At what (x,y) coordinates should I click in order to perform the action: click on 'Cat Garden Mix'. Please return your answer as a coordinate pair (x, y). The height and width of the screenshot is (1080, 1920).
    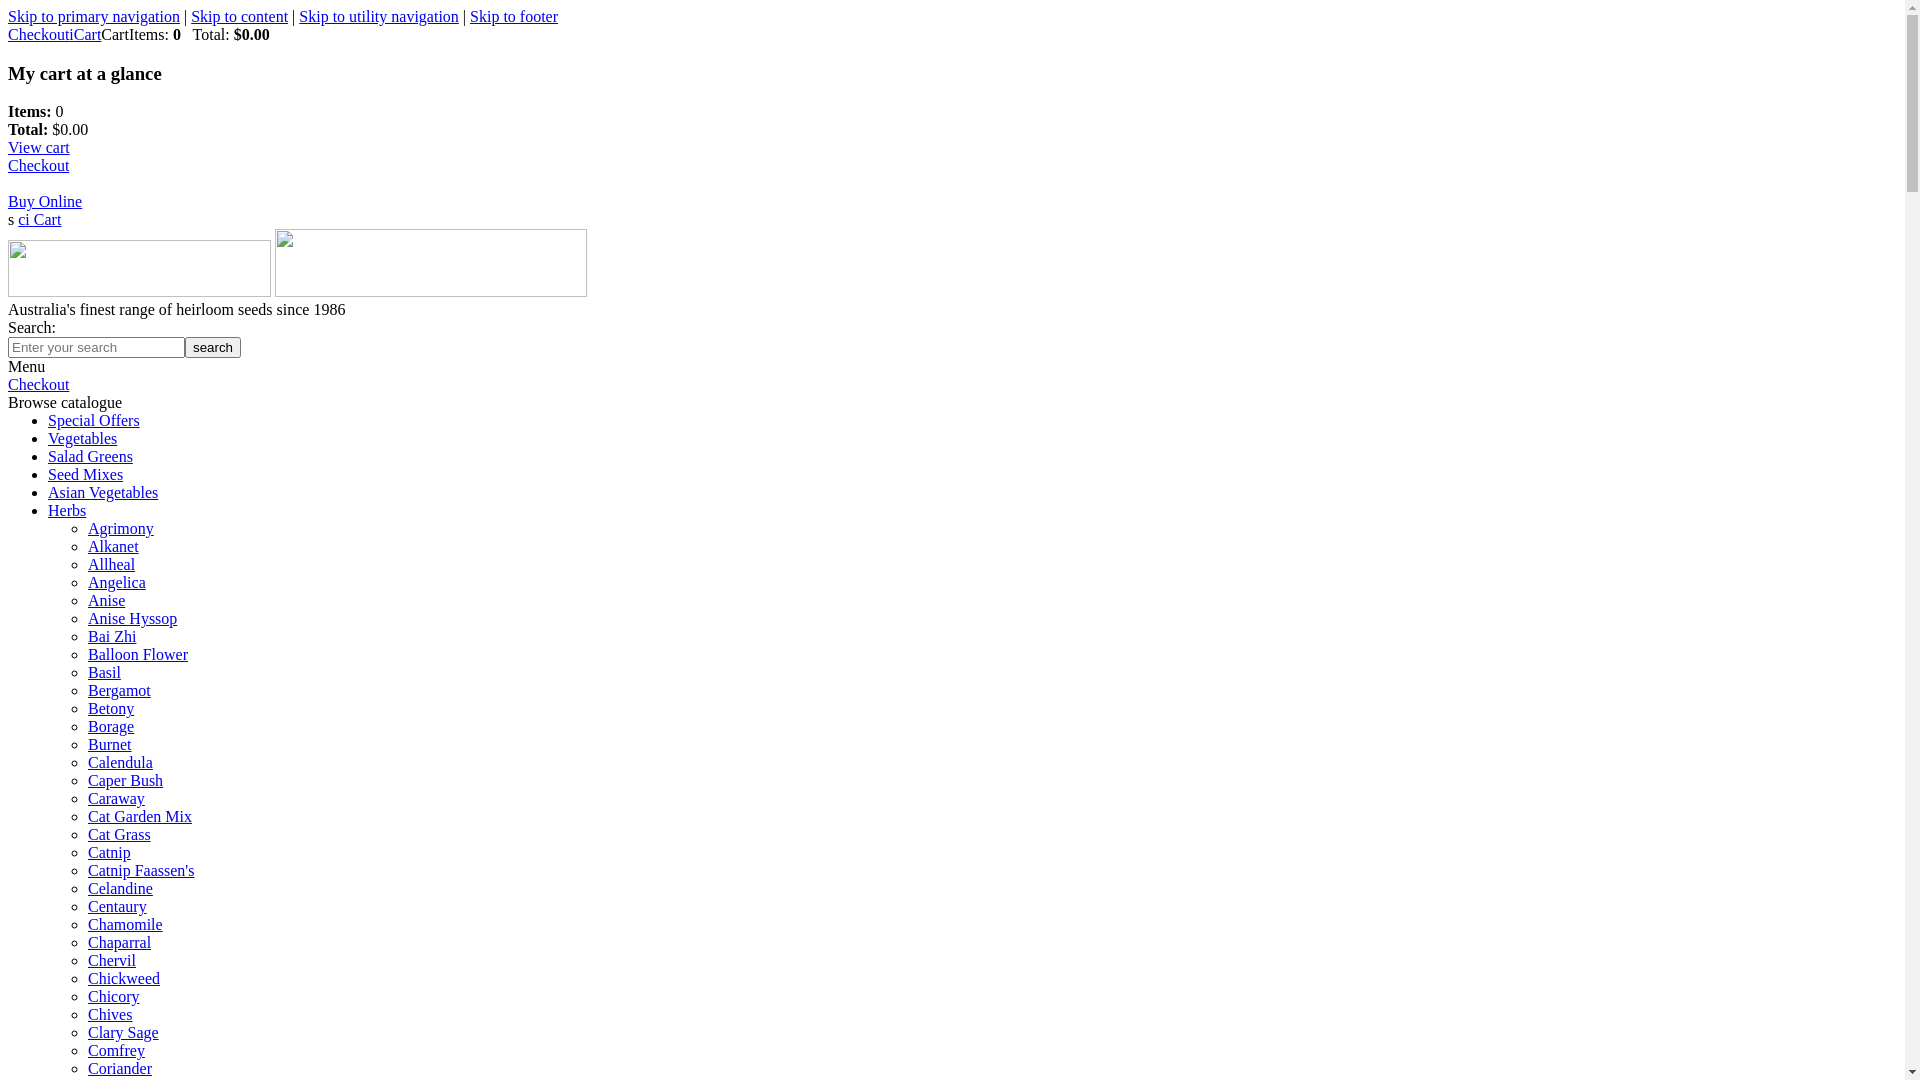
    Looking at the image, I should click on (138, 816).